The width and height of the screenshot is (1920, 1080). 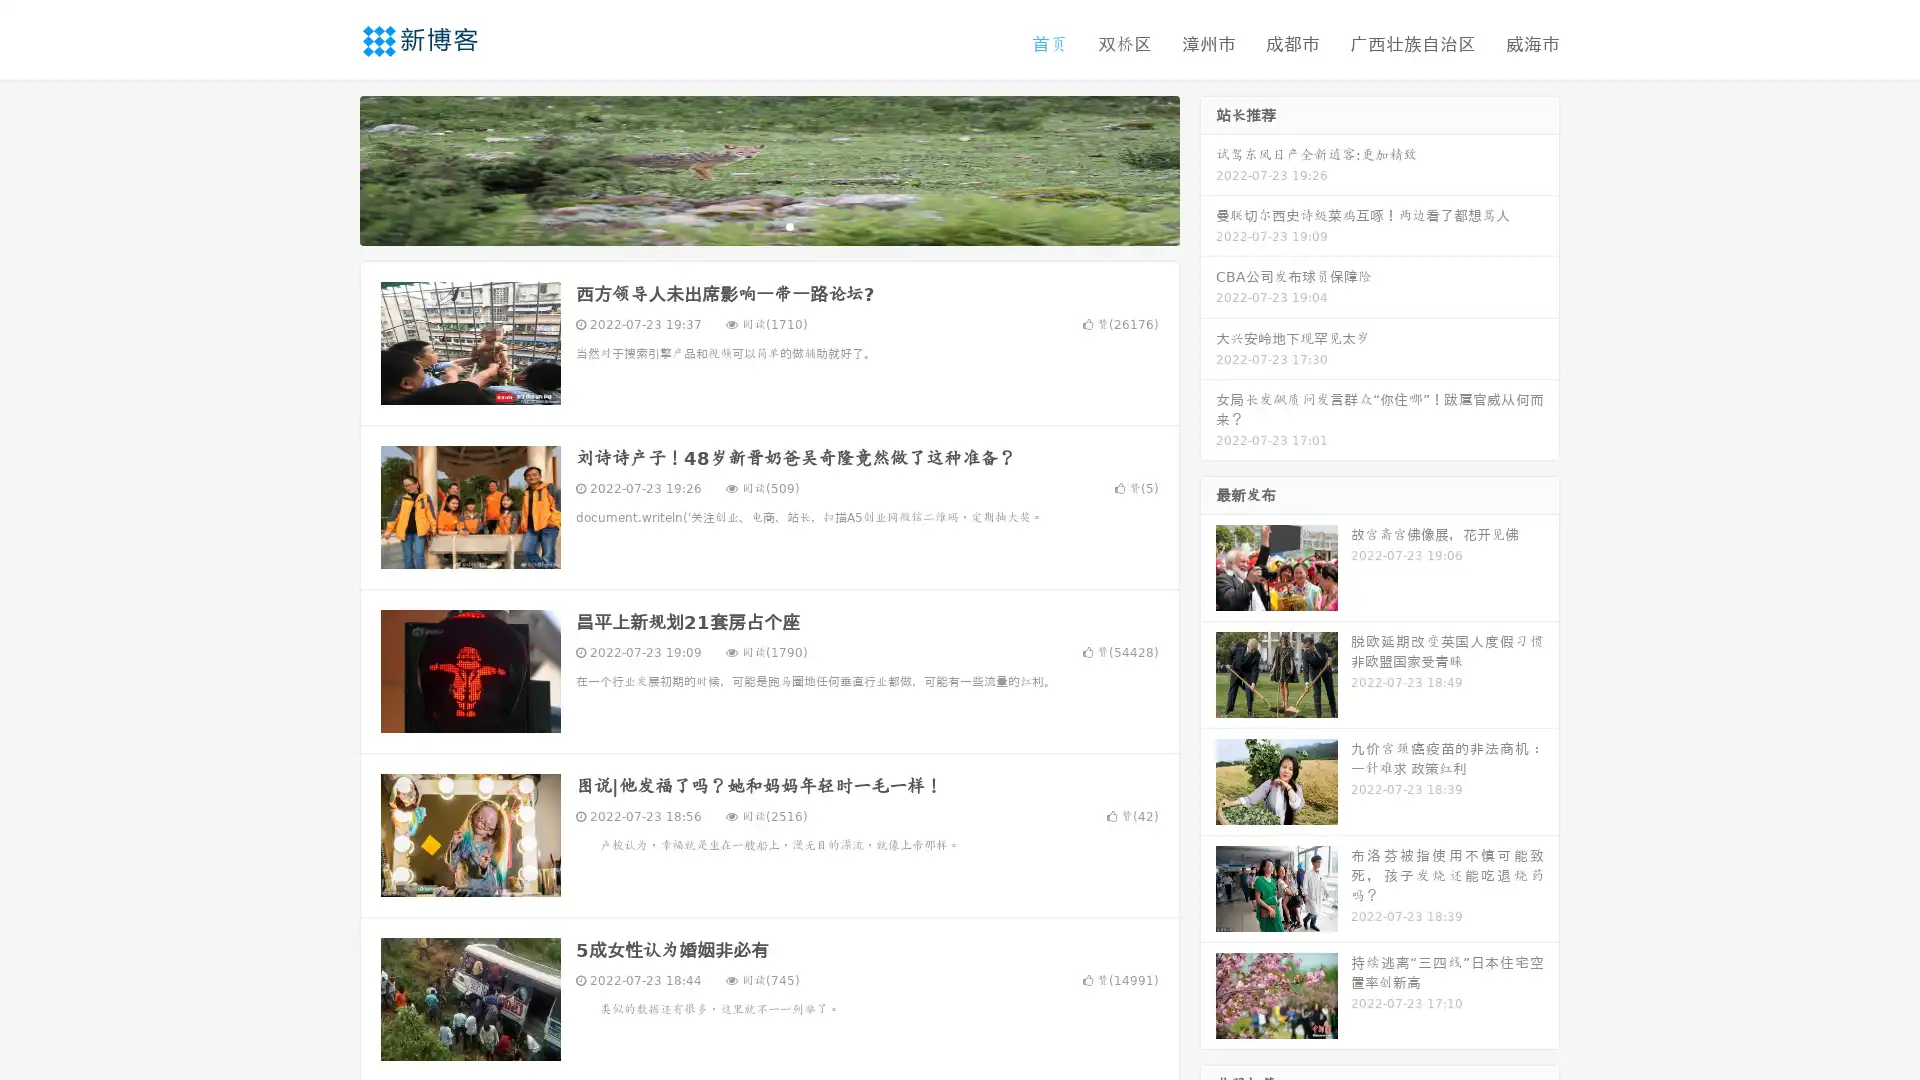 I want to click on Next slide, so click(x=1208, y=168).